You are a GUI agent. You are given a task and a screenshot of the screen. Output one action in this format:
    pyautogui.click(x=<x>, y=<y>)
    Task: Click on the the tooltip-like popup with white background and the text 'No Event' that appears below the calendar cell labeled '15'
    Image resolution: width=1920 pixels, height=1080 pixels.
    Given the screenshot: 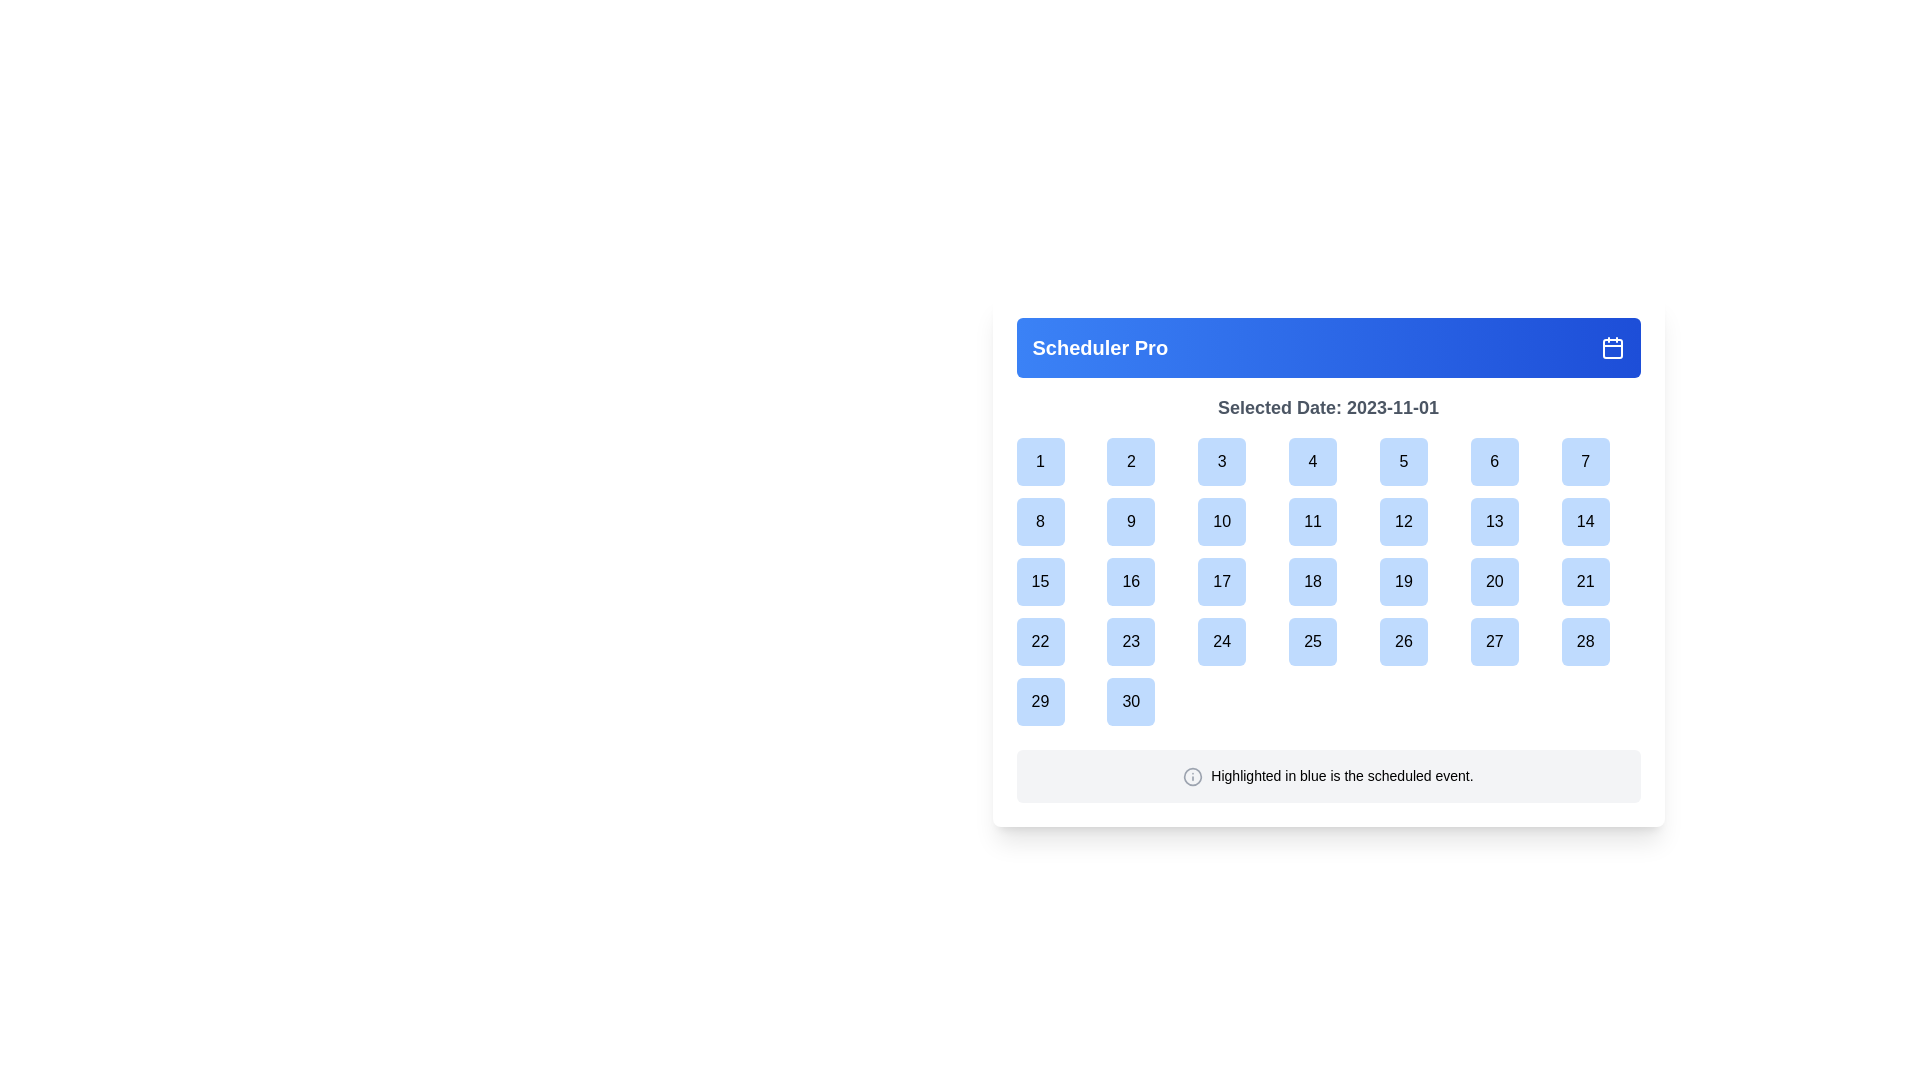 What is the action you would take?
    pyautogui.click(x=1057, y=622)
    